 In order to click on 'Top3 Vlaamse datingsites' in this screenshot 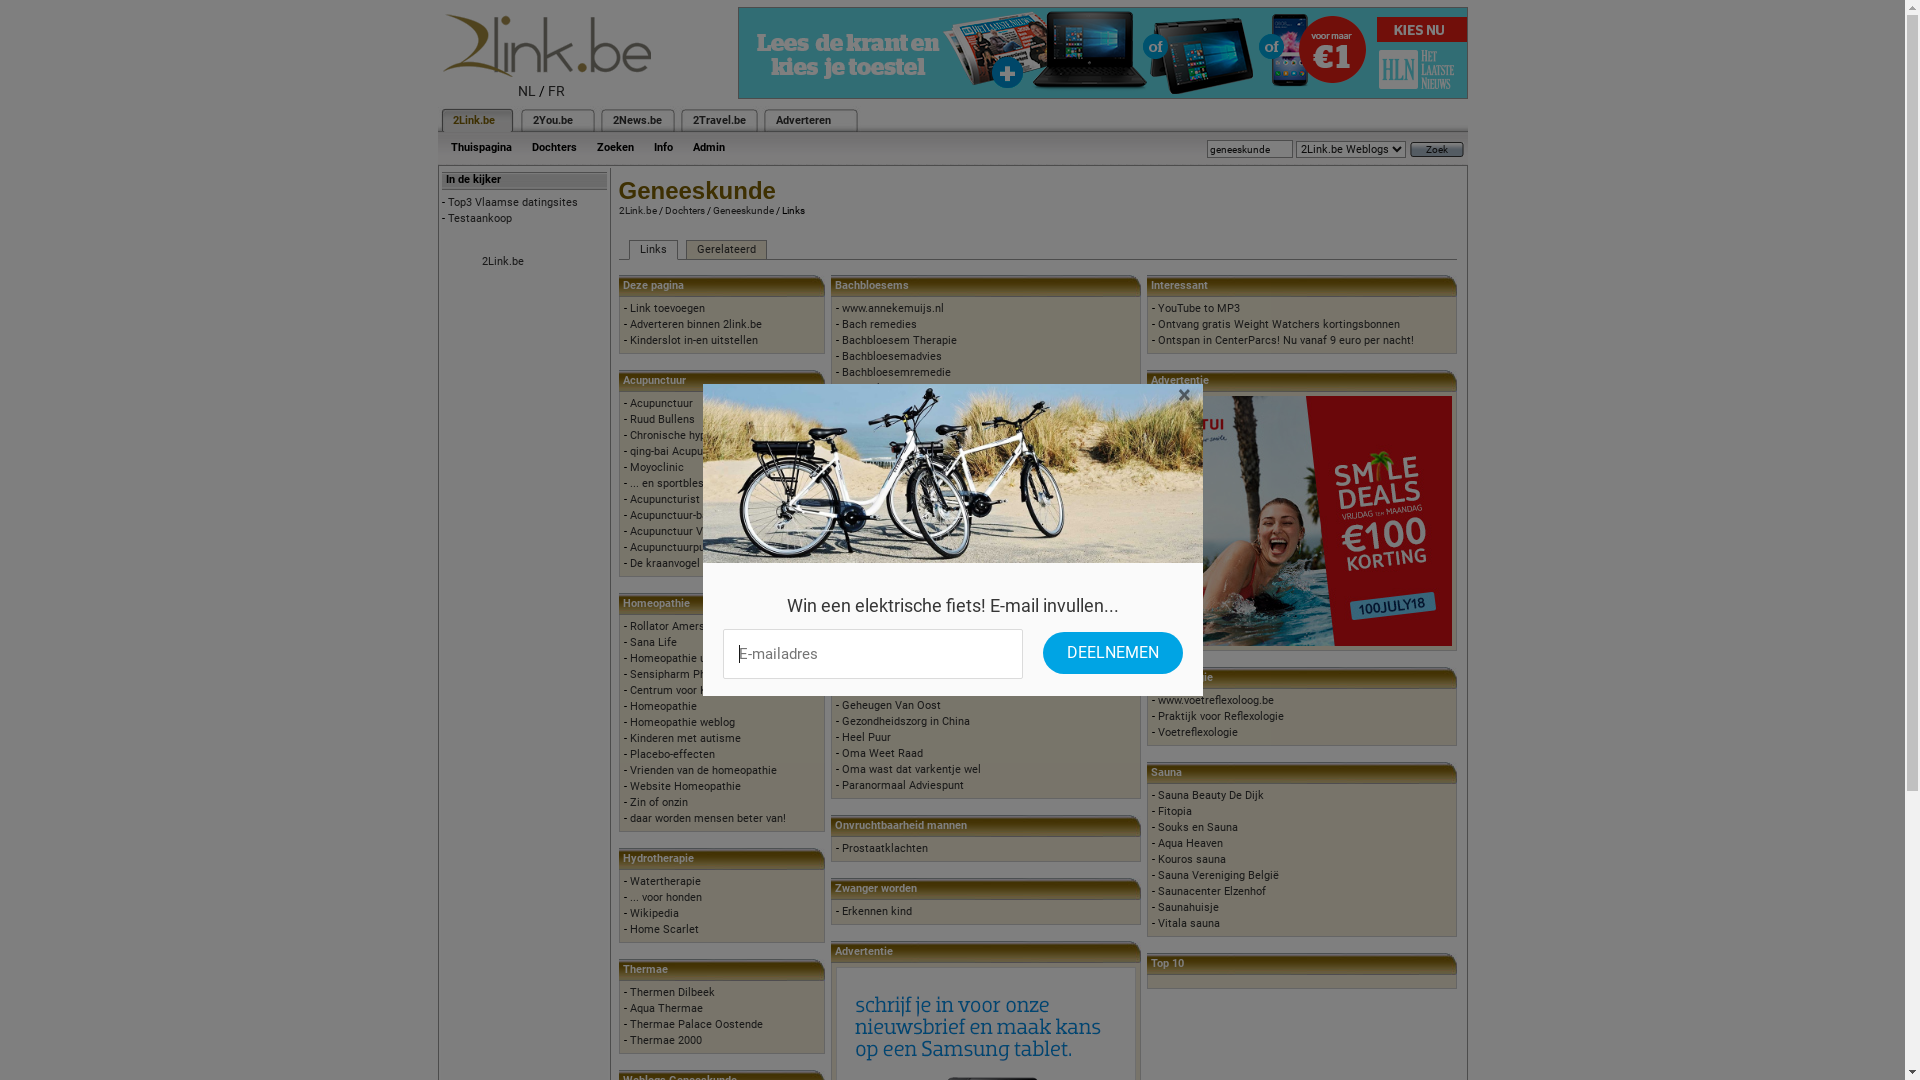, I will do `click(446, 202)`.